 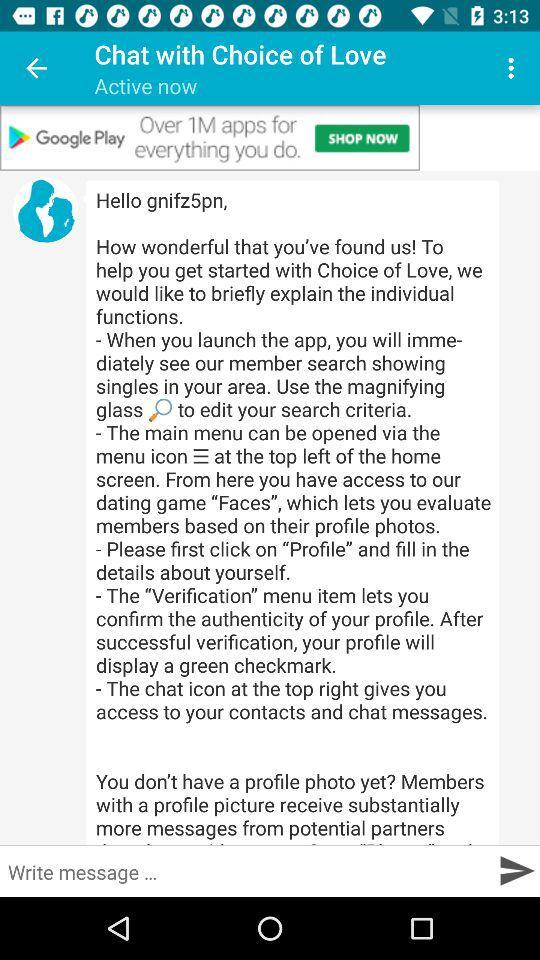 I want to click on send message, so click(x=516, y=869).